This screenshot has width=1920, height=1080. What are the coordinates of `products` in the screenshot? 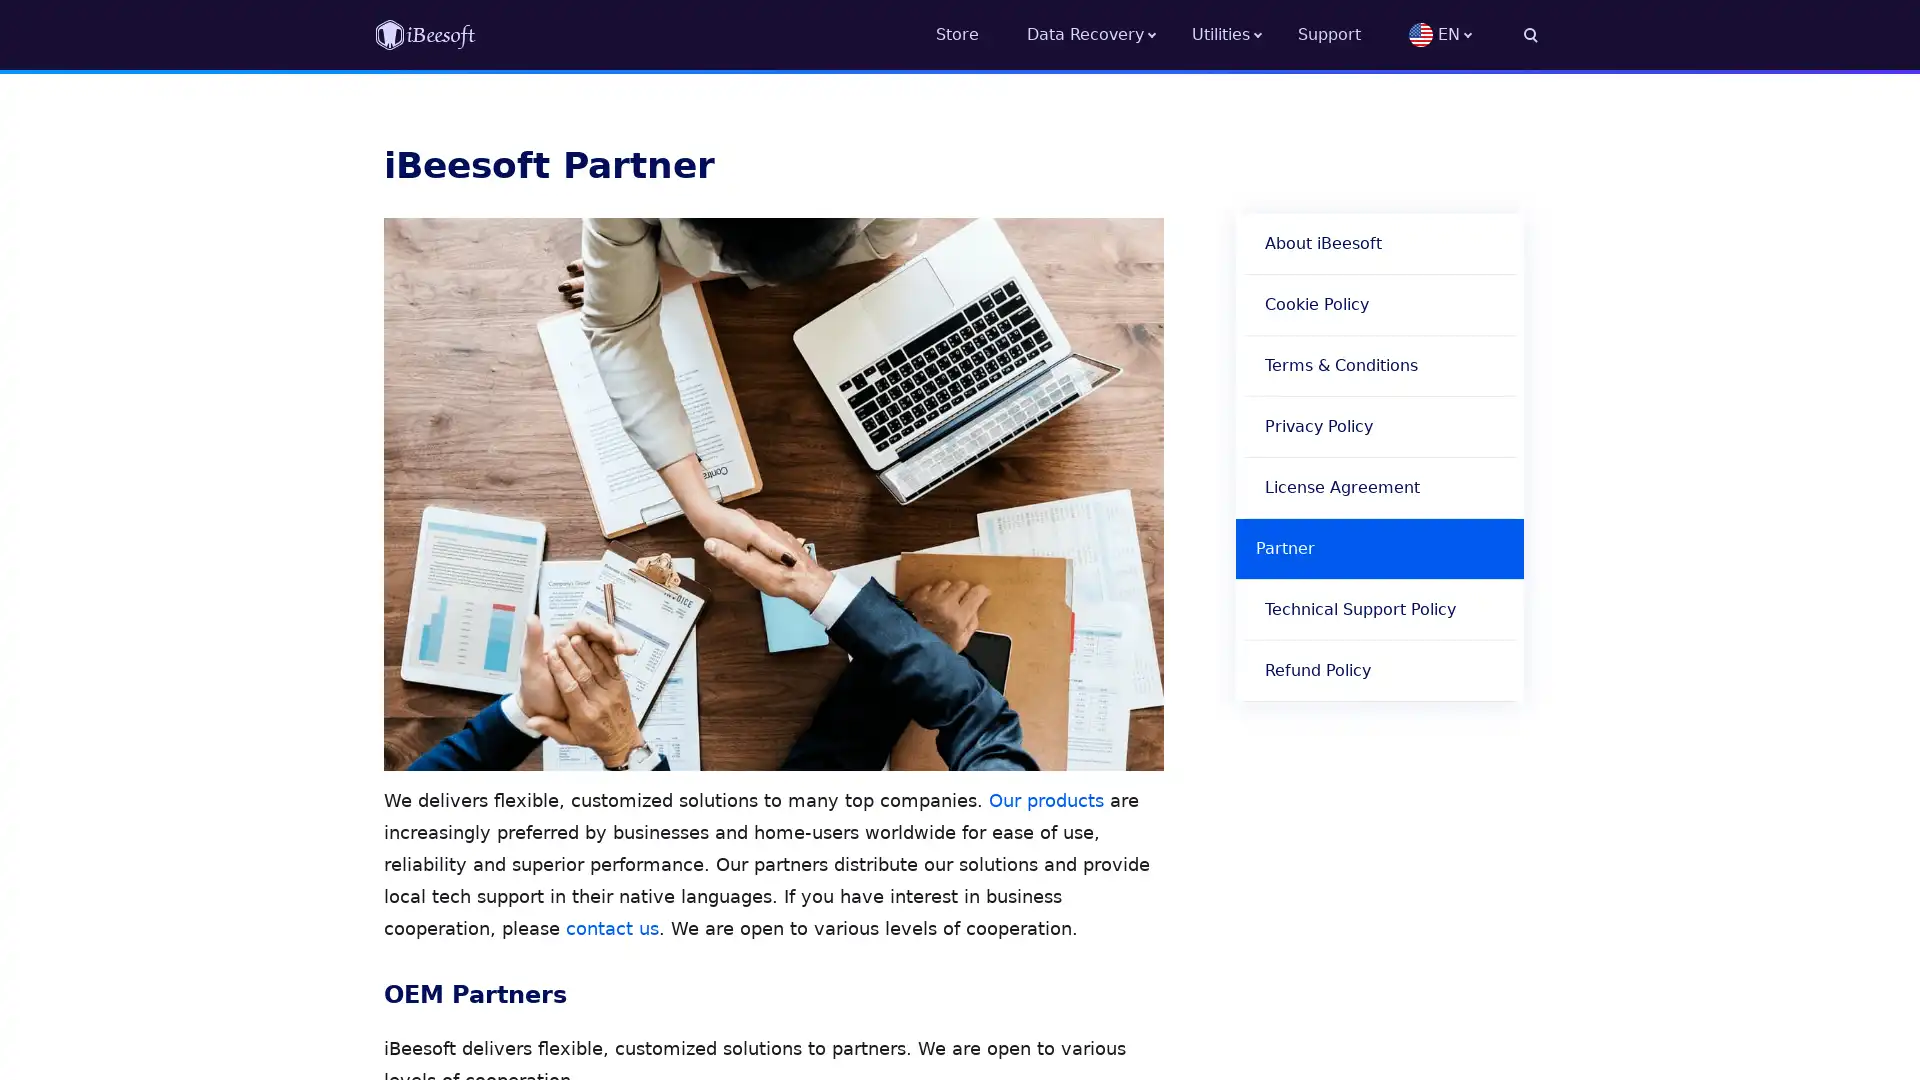 It's located at (1243, 34).